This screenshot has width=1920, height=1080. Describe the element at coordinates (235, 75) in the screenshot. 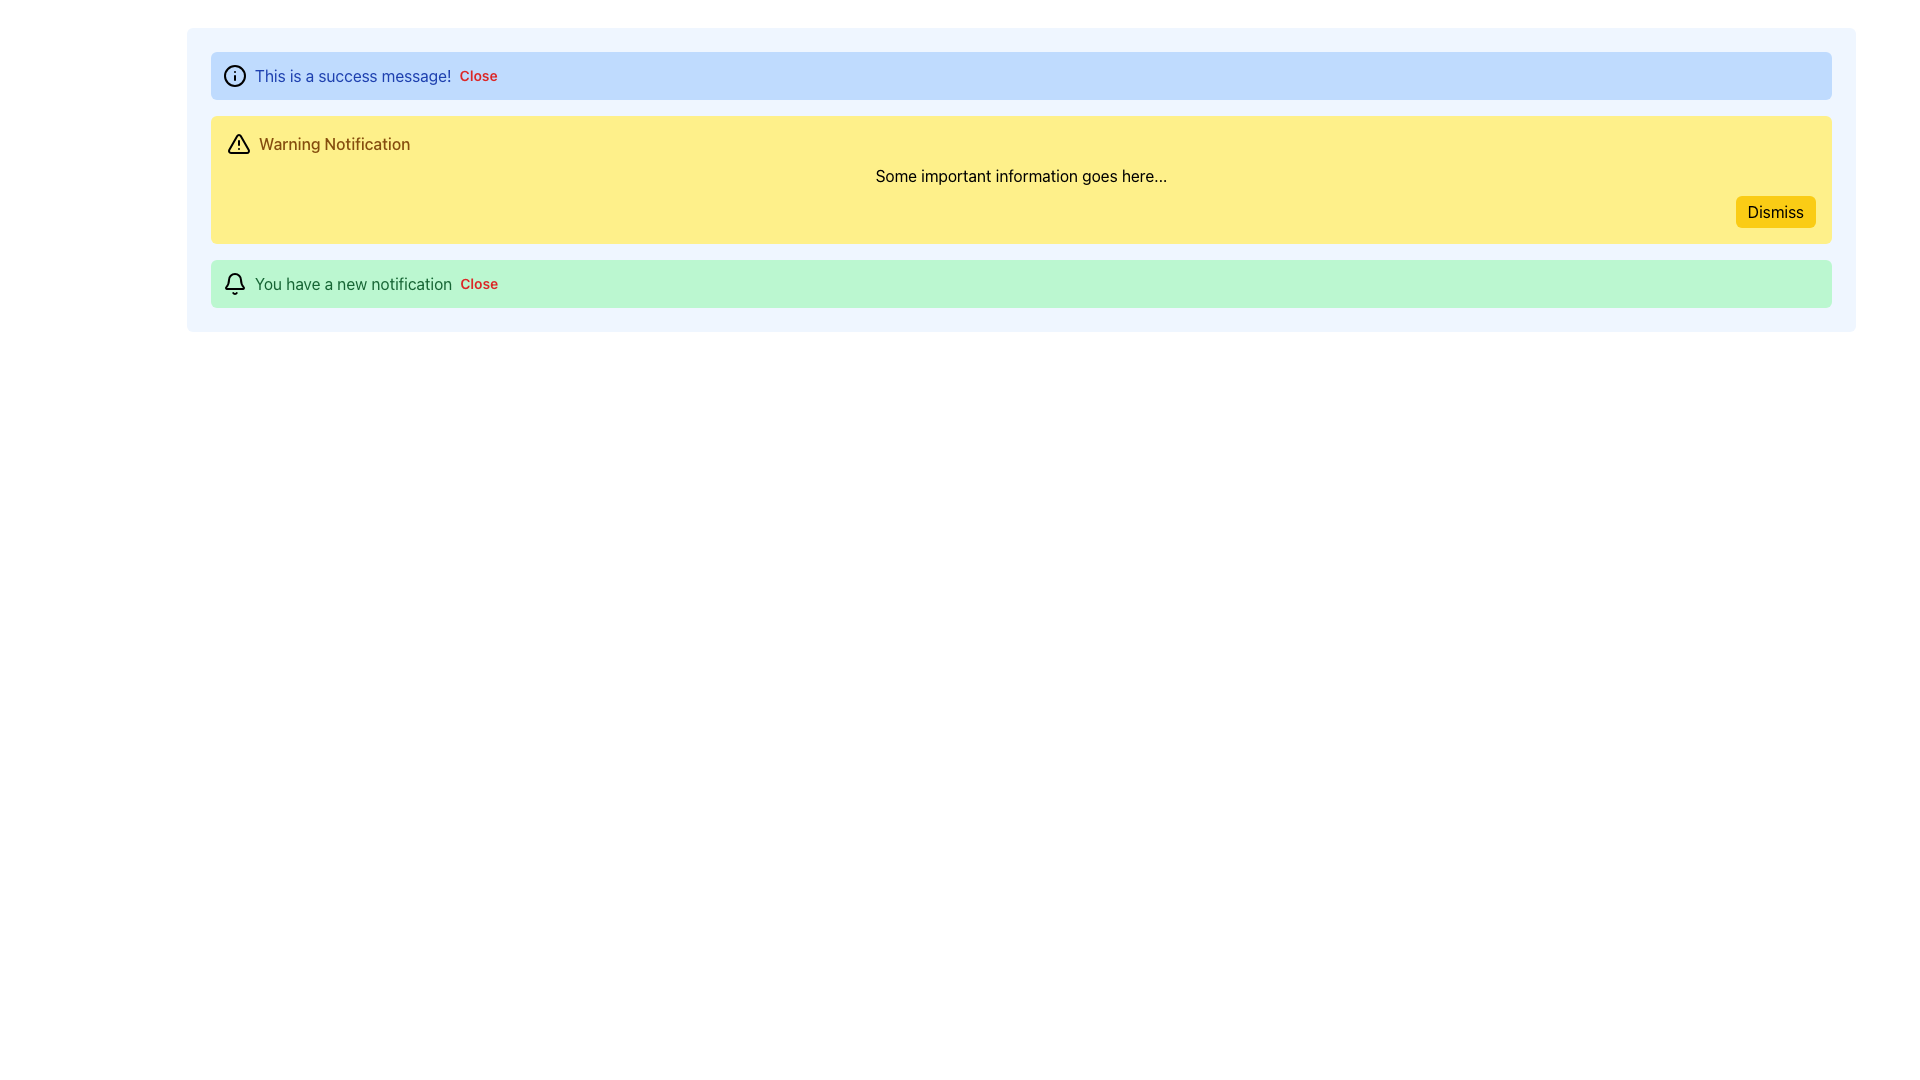

I see `the design of the informational icon located at the start of the notification bar, which indicates a successful message` at that location.